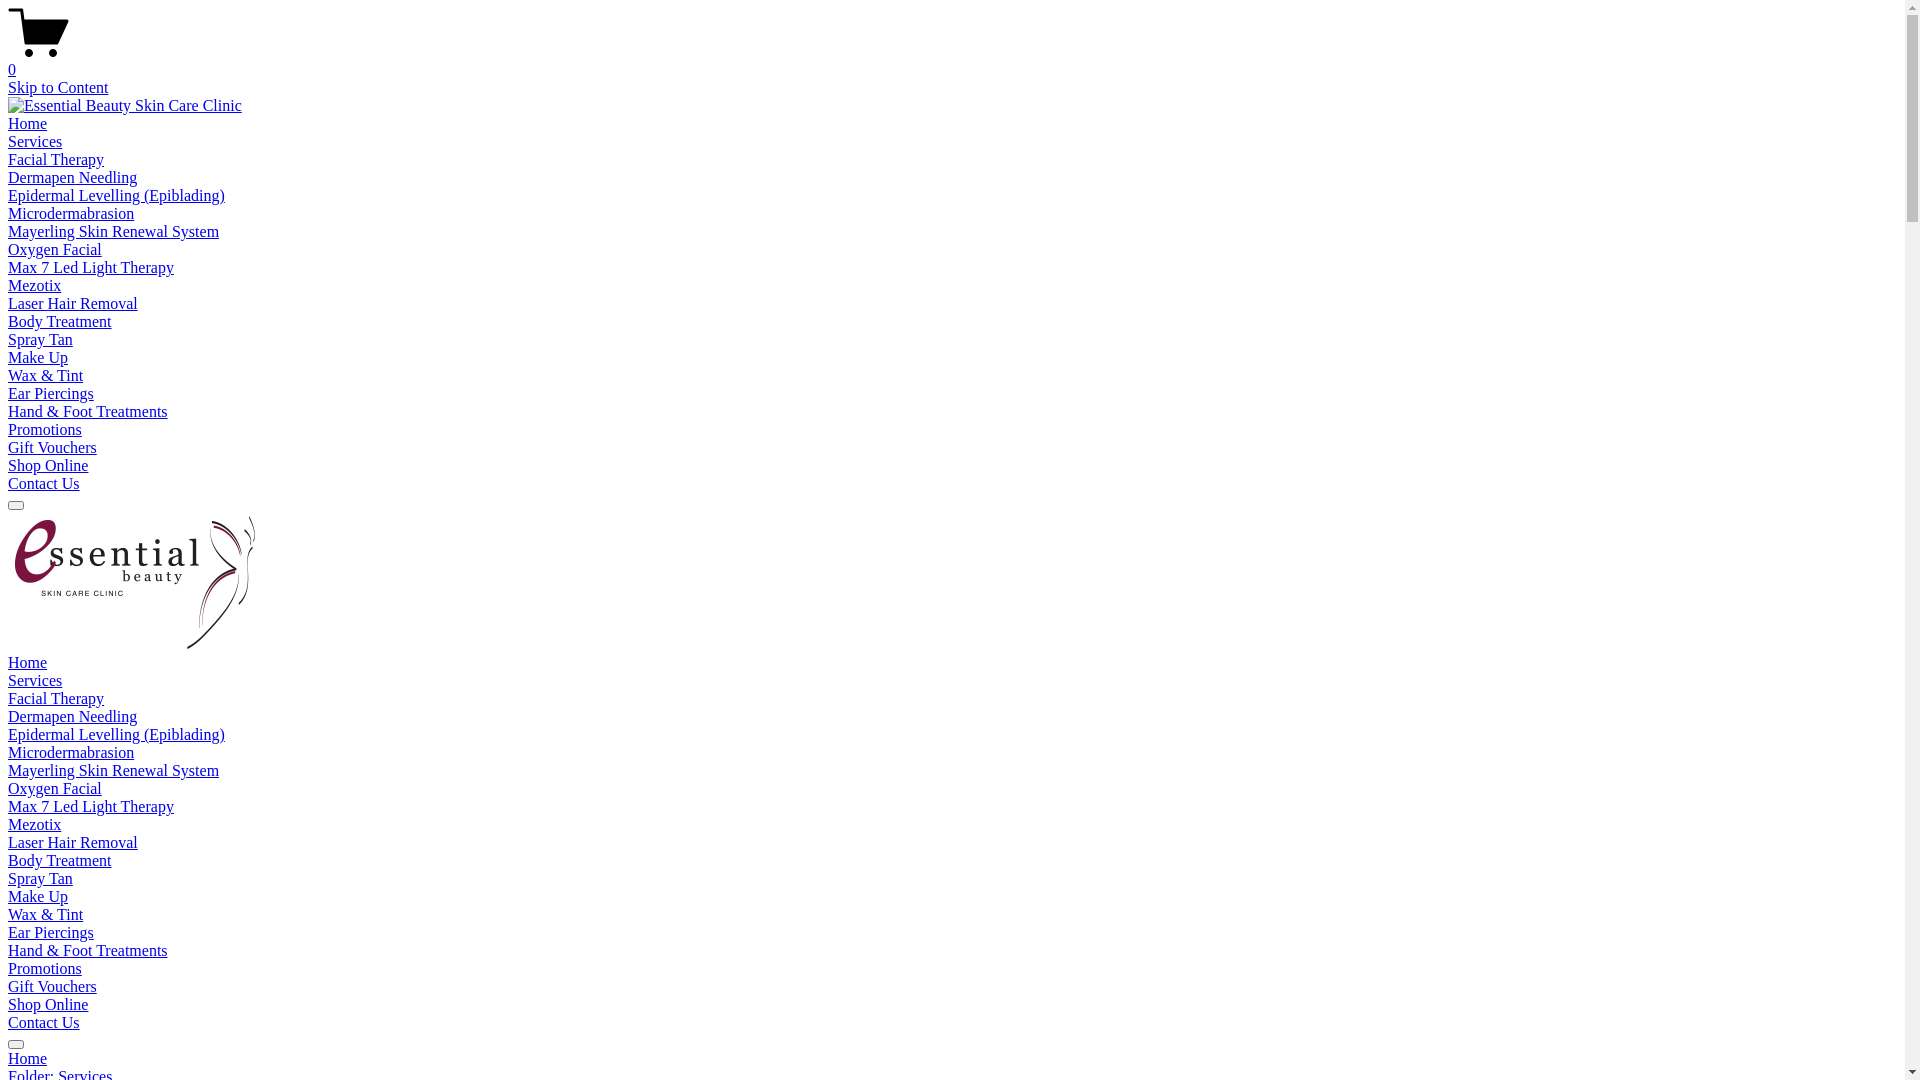 The width and height of the screenshot is (1920, 1080). Describe the element at coordinates (71, 752) in the screenshot. I see `'Microdermabrasion'` at that location.